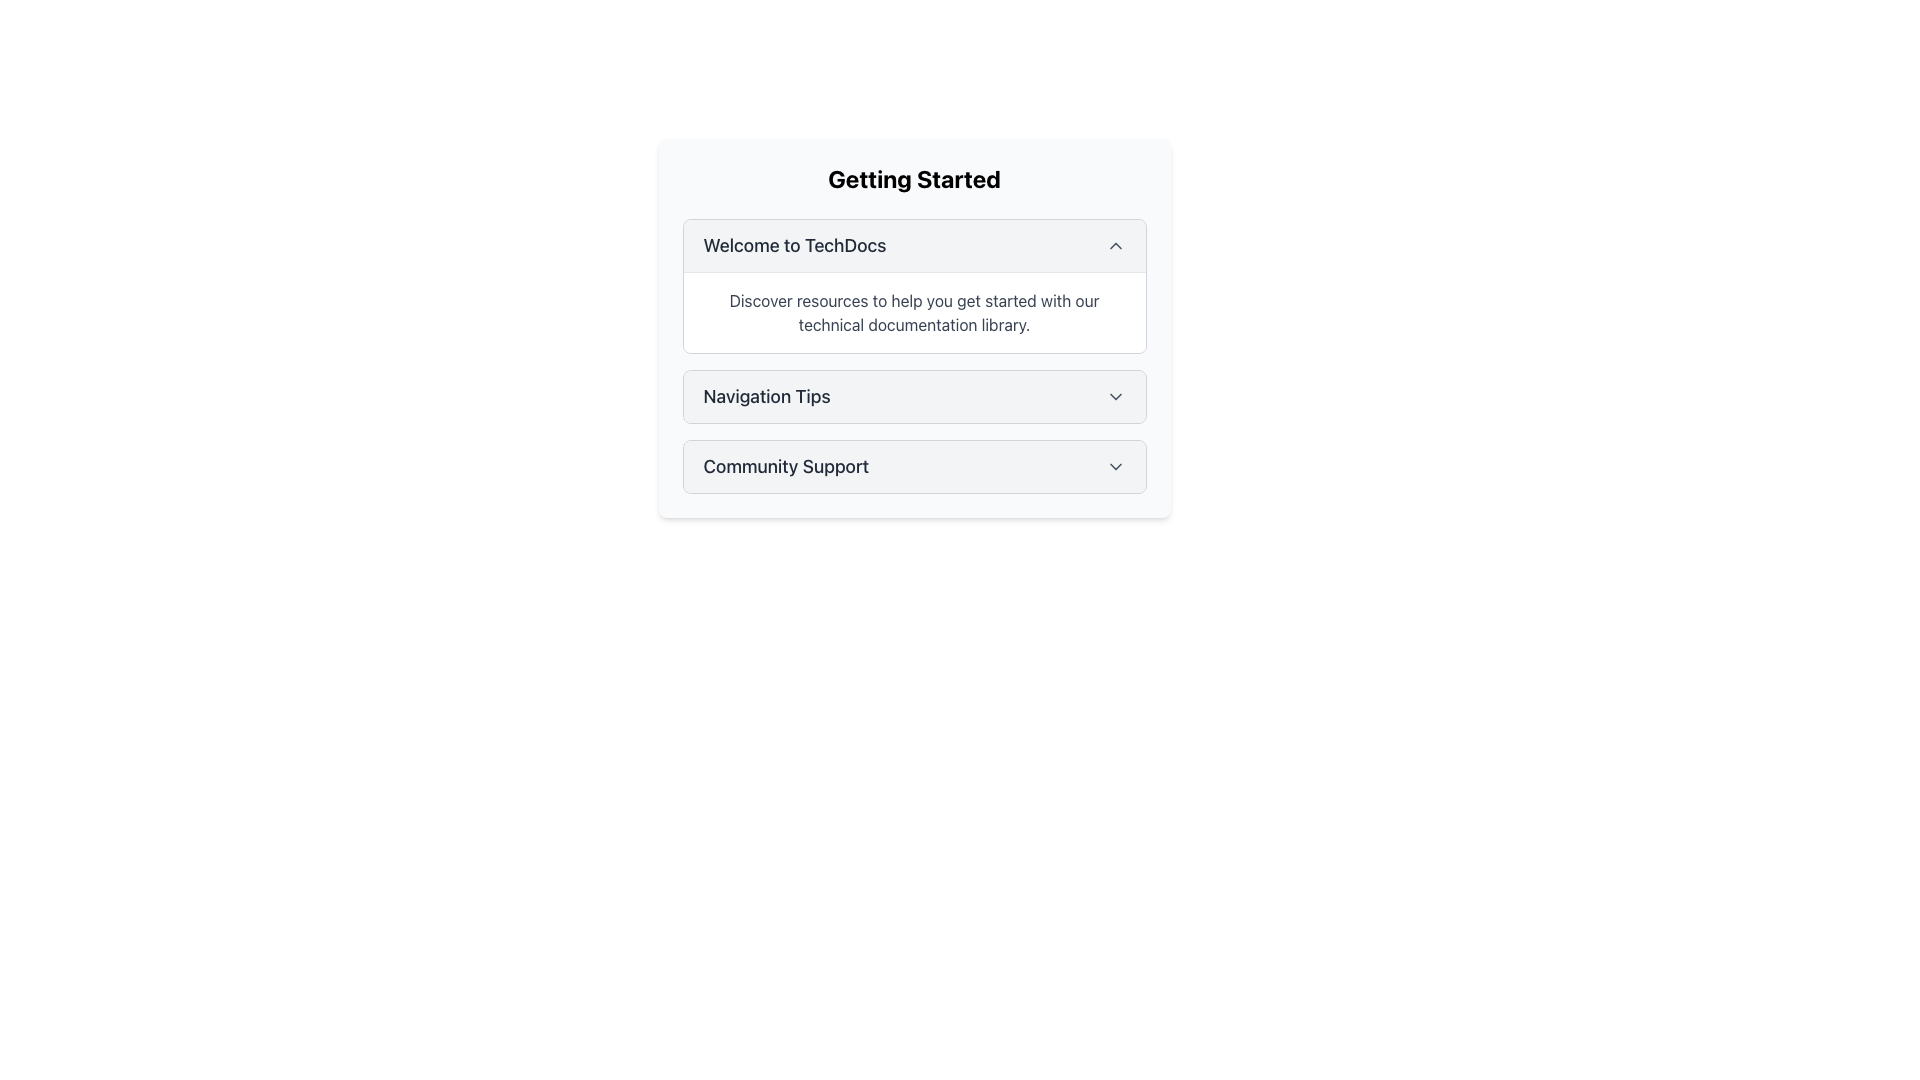 The width and height of the screenshot is (1920, 1080). What do you see at coordinates (913, 312) in the screenshot?
I see `the informational Text Box that provides guidance for exploring the technical documentation library, located beneath the title 'Welcome to TechDocs'` at bounding box center [913, 312].